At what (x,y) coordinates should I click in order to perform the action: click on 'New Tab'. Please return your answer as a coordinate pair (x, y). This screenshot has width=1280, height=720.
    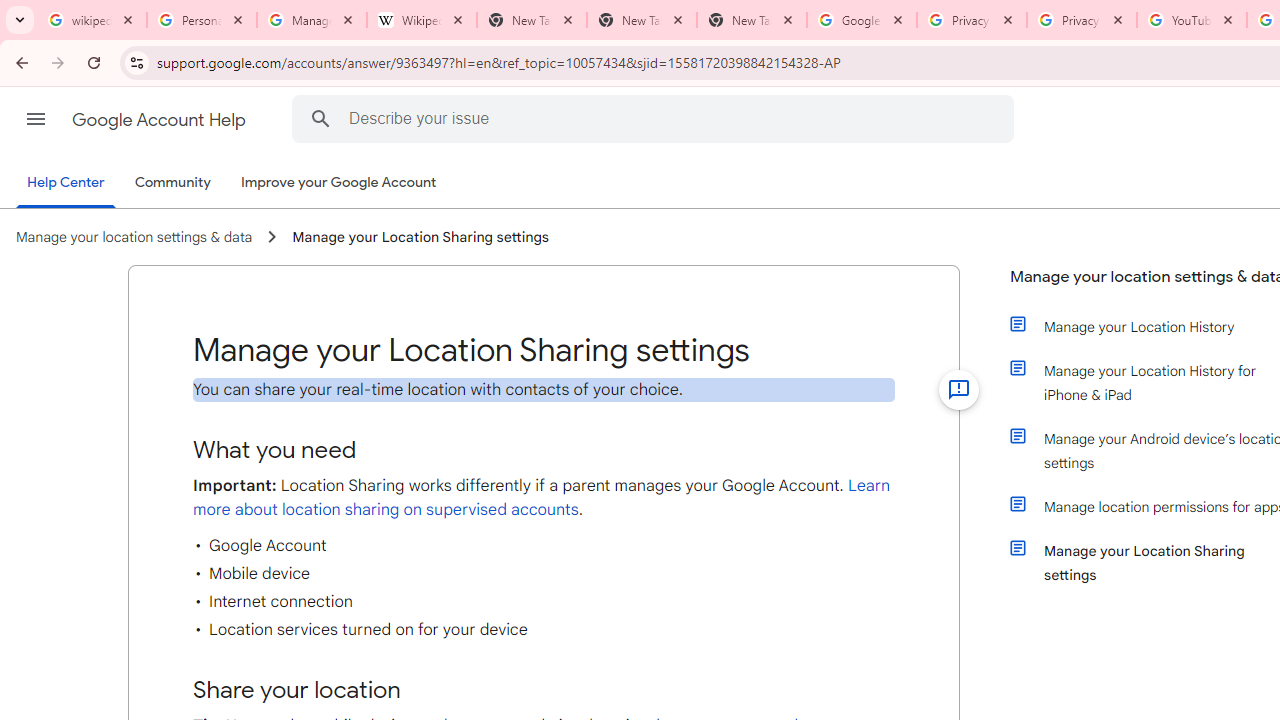
    Looking at the image, I should click on (751, 20).